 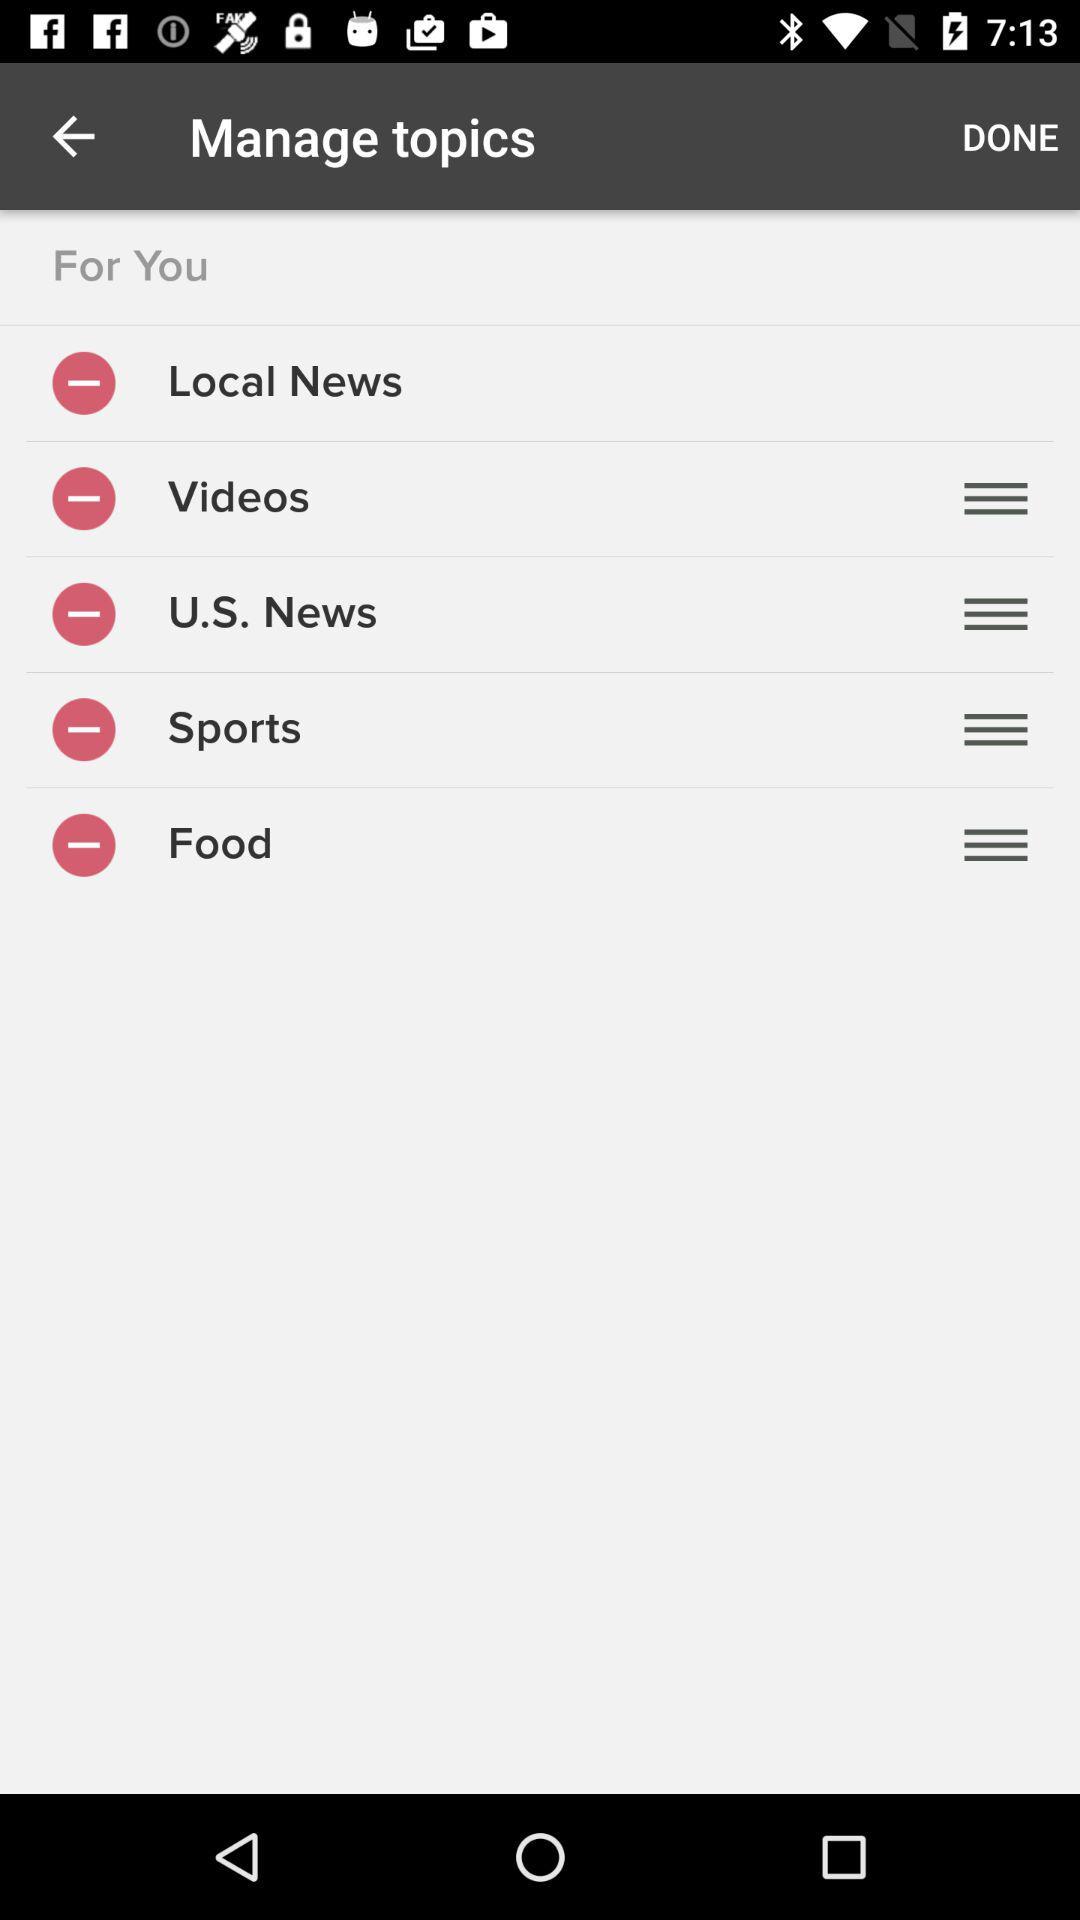 What do you see at coordinates (72, 135) in the screenshot?
I see `the item next to the manage topics icon` at bounding box center [72, 135].